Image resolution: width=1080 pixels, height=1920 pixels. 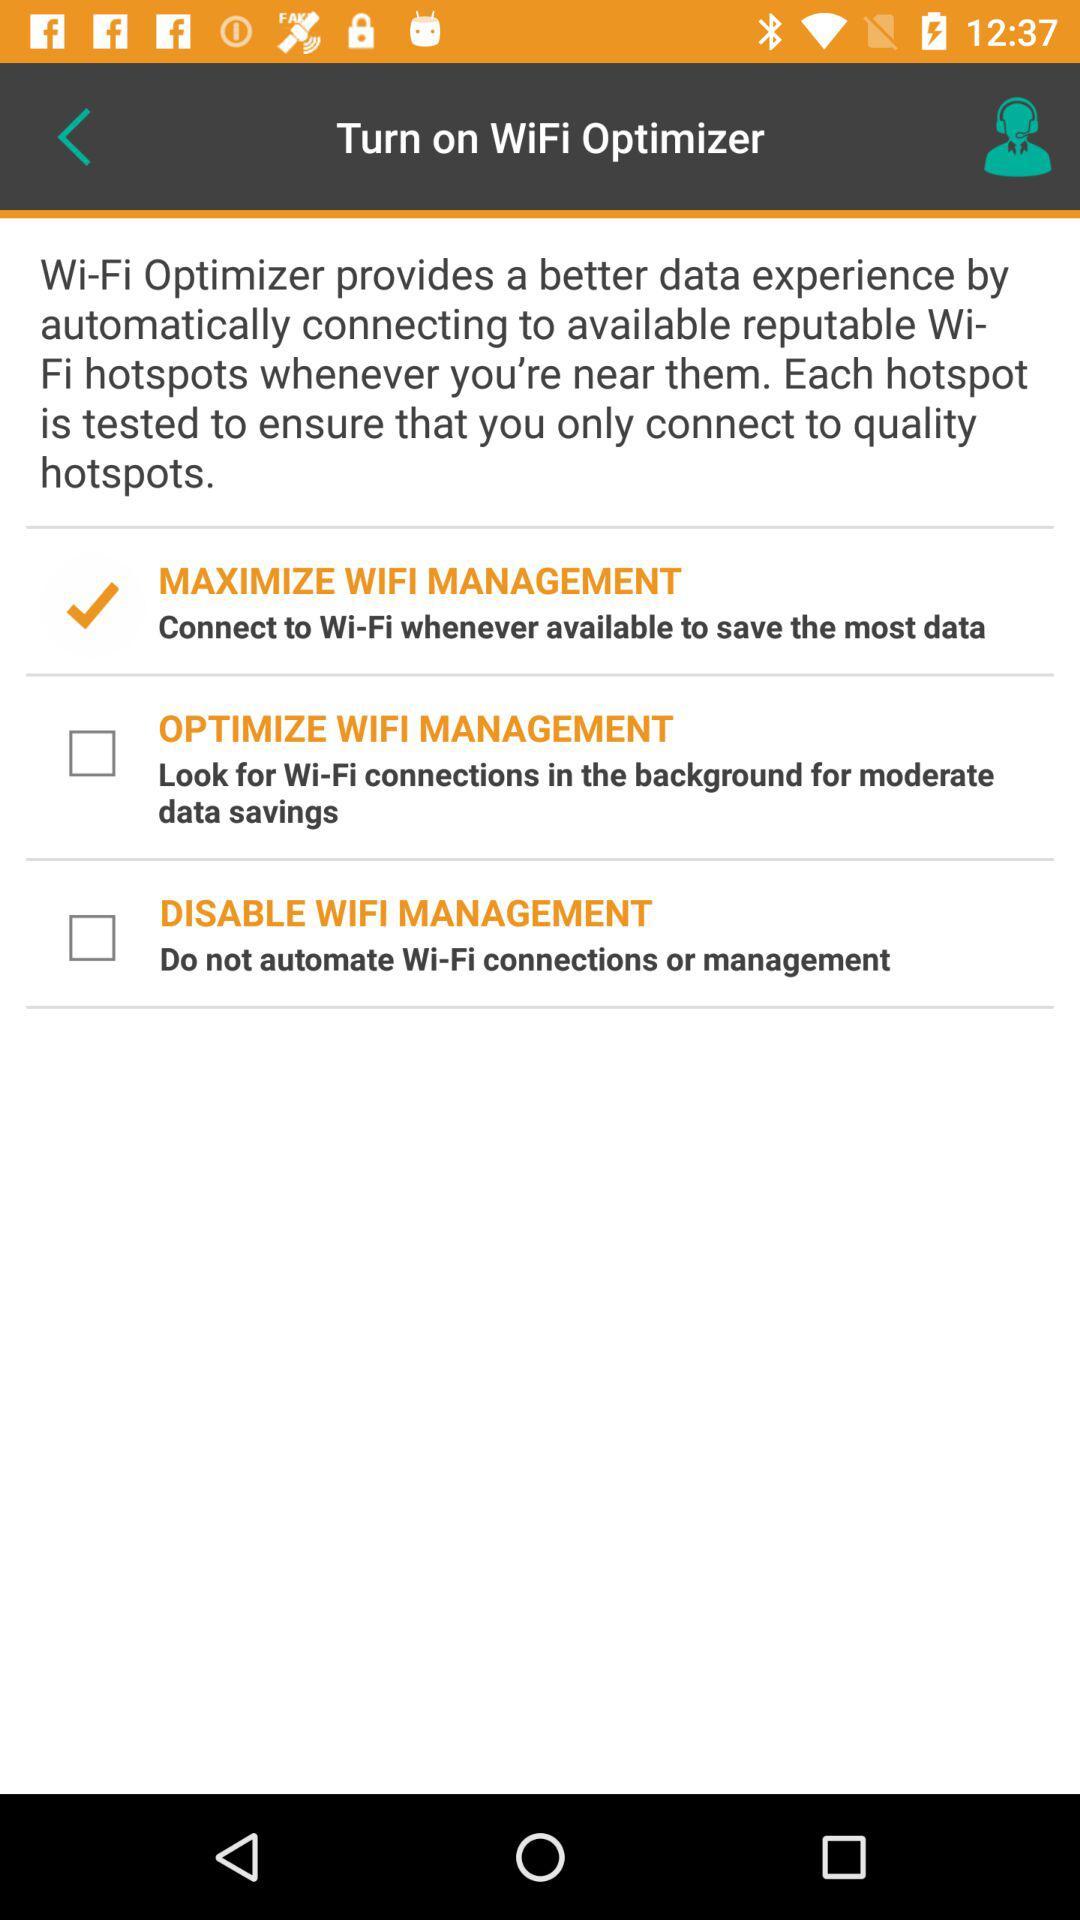 What do you see at coordinates (92, 604) in the screenshot?
I see `share the wifi` at bounding box center [92, 604].